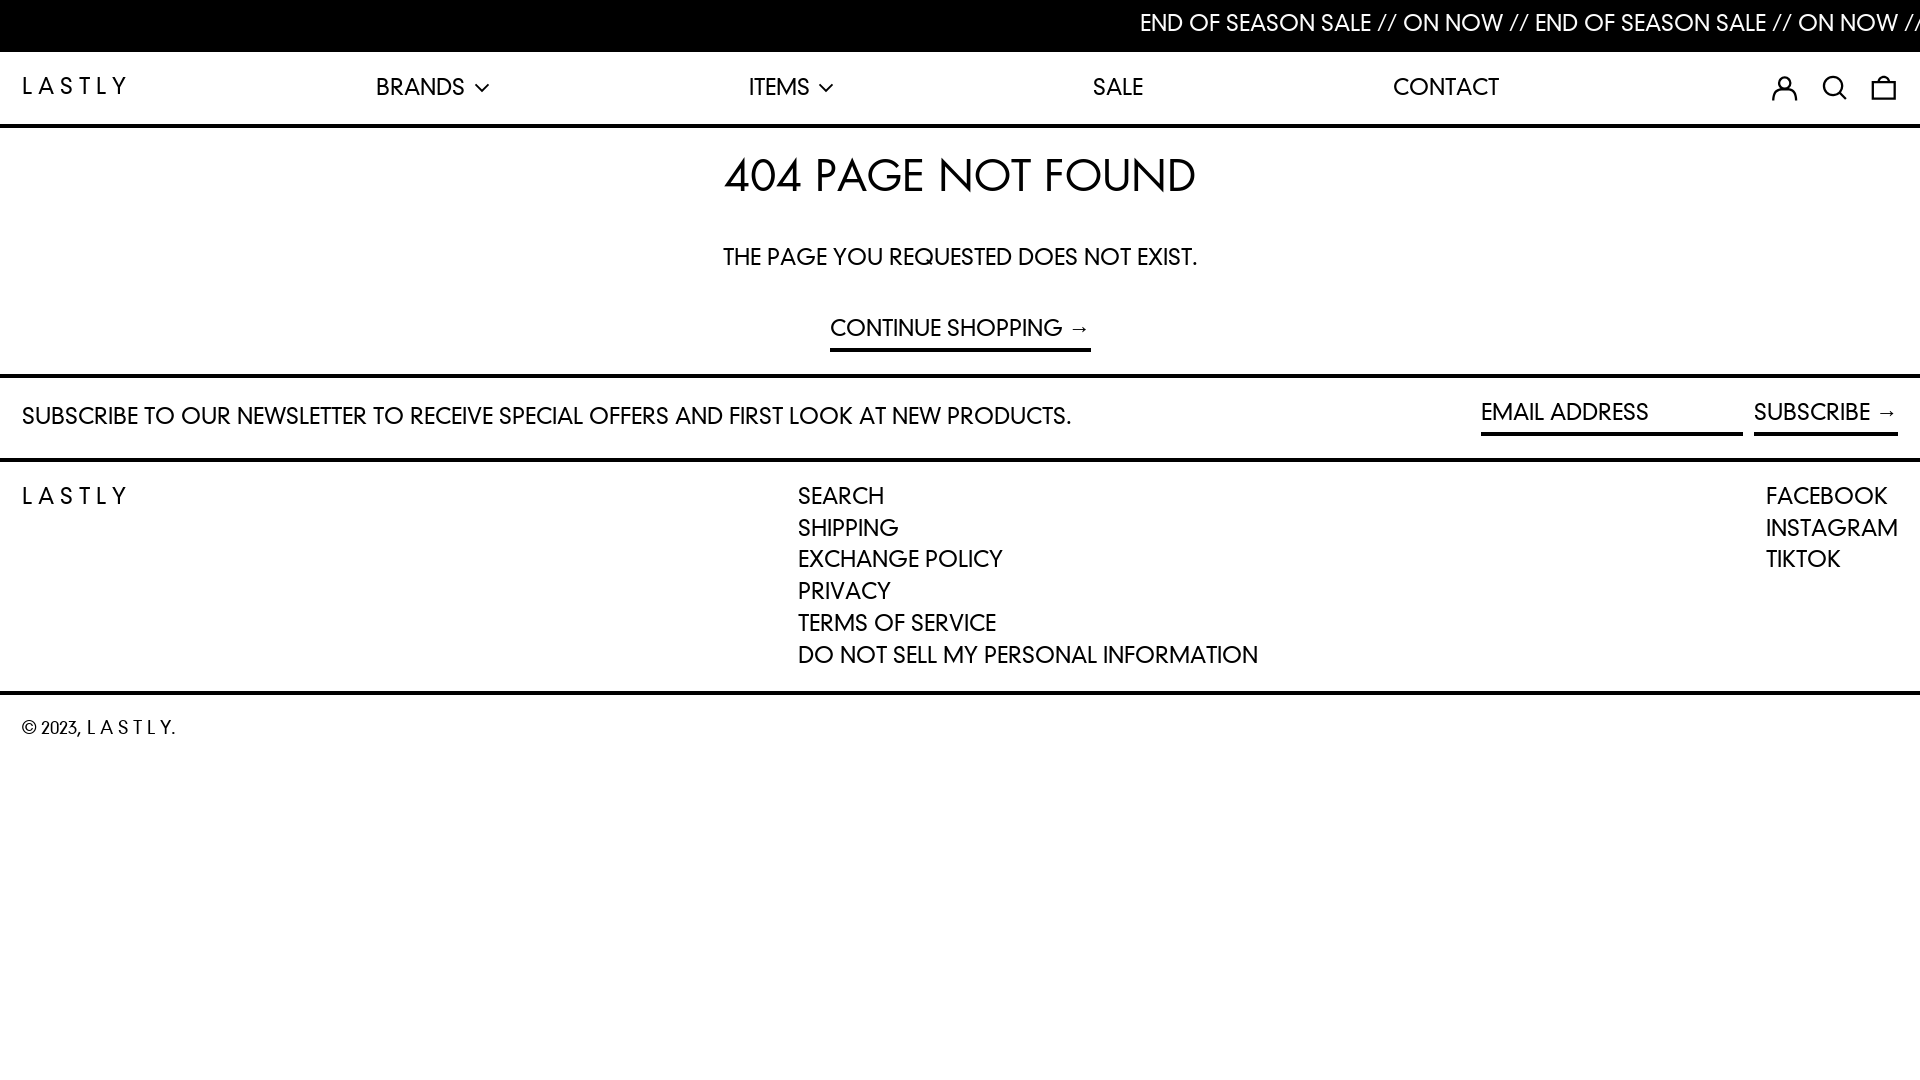 The image size is (1920, 1080). What do you see at coordinates (128, 727) in the screenshot?
I see `'L A S T L Y'` at bounding box center [128, 727].